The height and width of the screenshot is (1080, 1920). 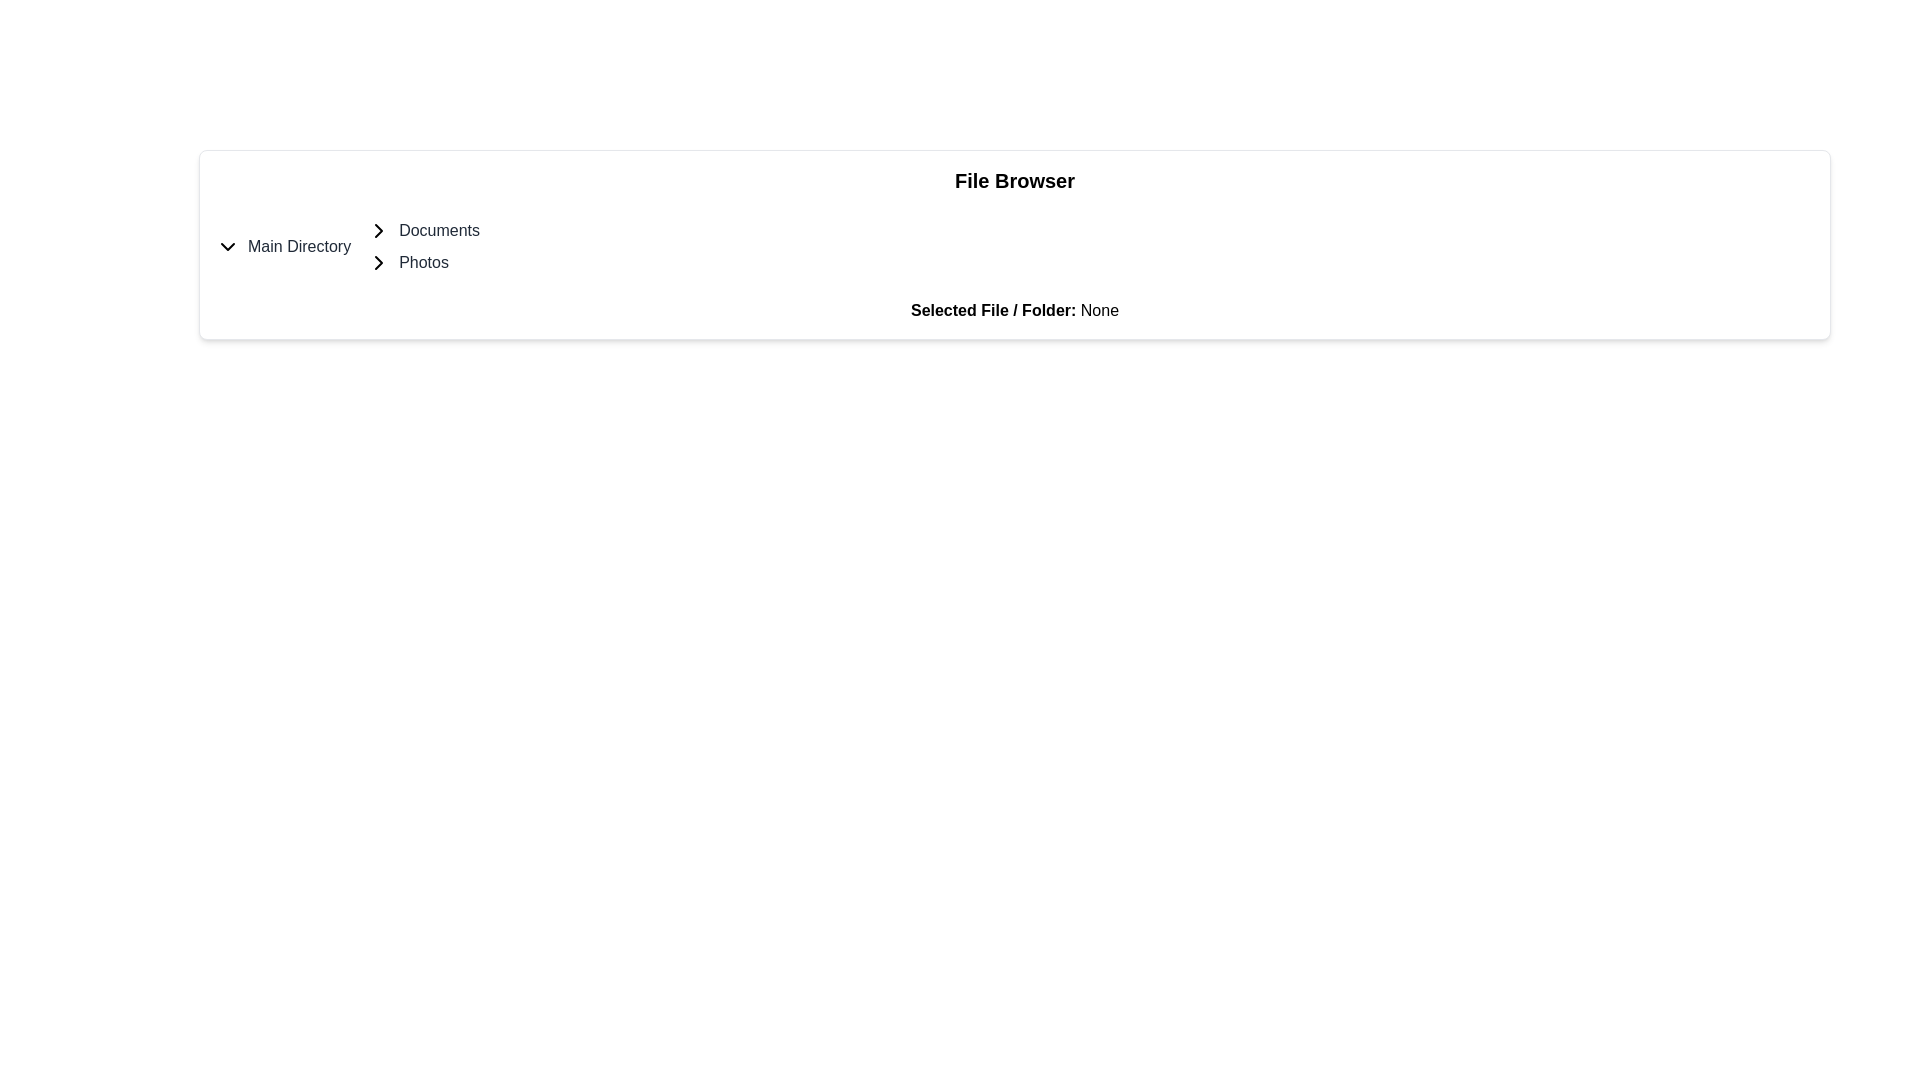 What do you see at coordinates (422, 230) in the screenshot?
I see `the 'Documents' button or menu item, which is the first item in the list and adjacent to a right-pointing arrow icon` at bounding box center [422, 230].